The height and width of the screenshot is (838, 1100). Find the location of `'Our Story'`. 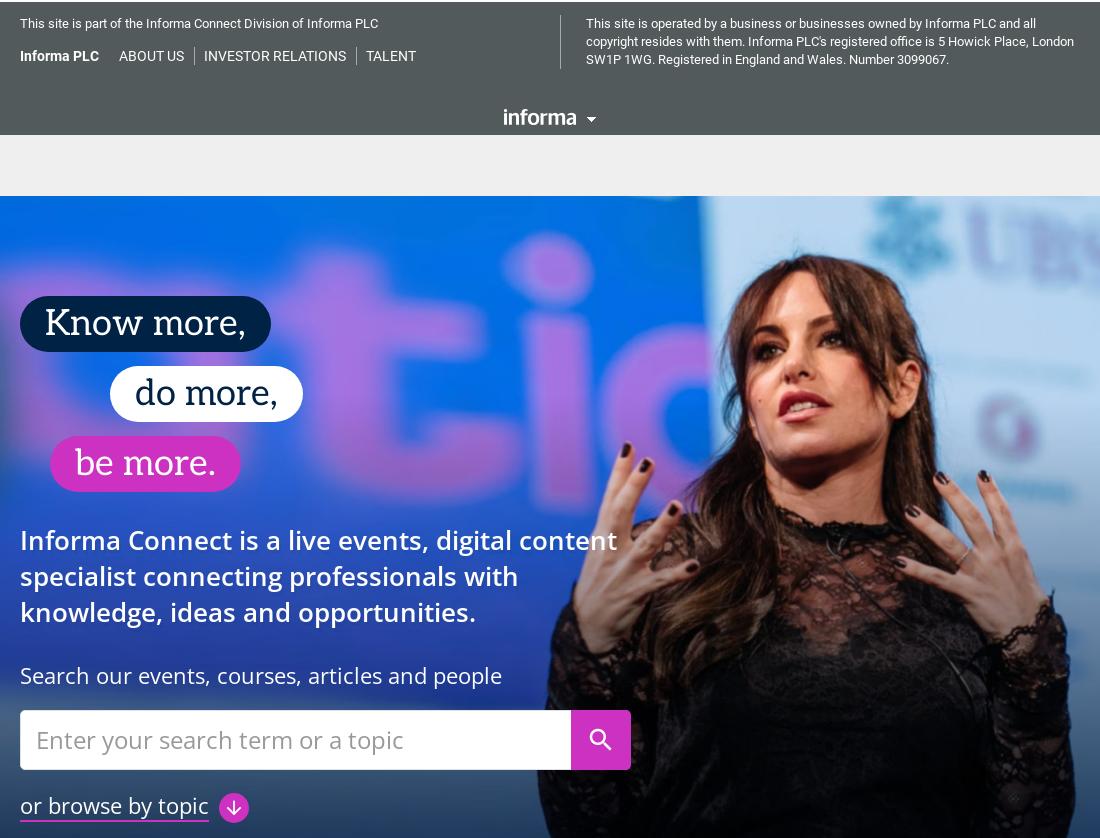

'Our Story' is located at coordinates (364, 30).